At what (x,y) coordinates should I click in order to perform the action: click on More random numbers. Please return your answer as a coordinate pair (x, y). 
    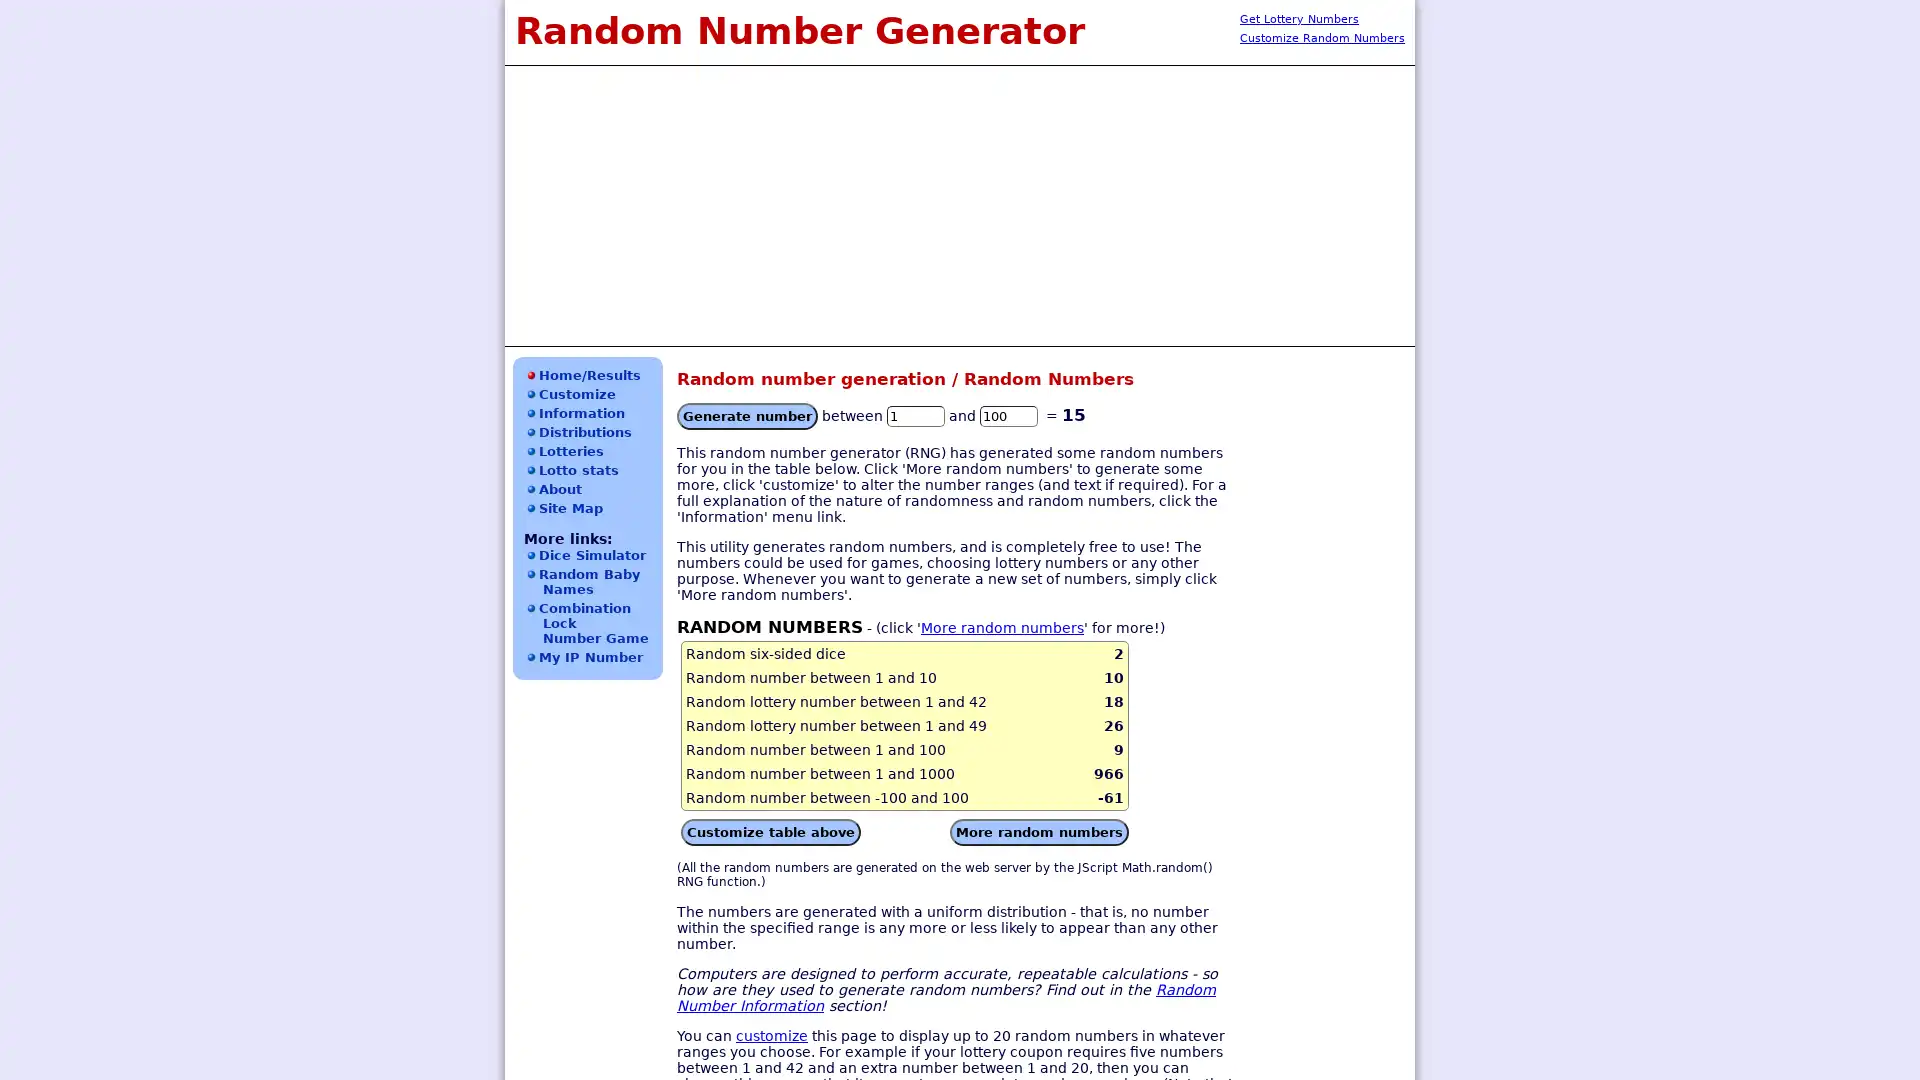
    Looking at the image, I should click on (1039, 831).